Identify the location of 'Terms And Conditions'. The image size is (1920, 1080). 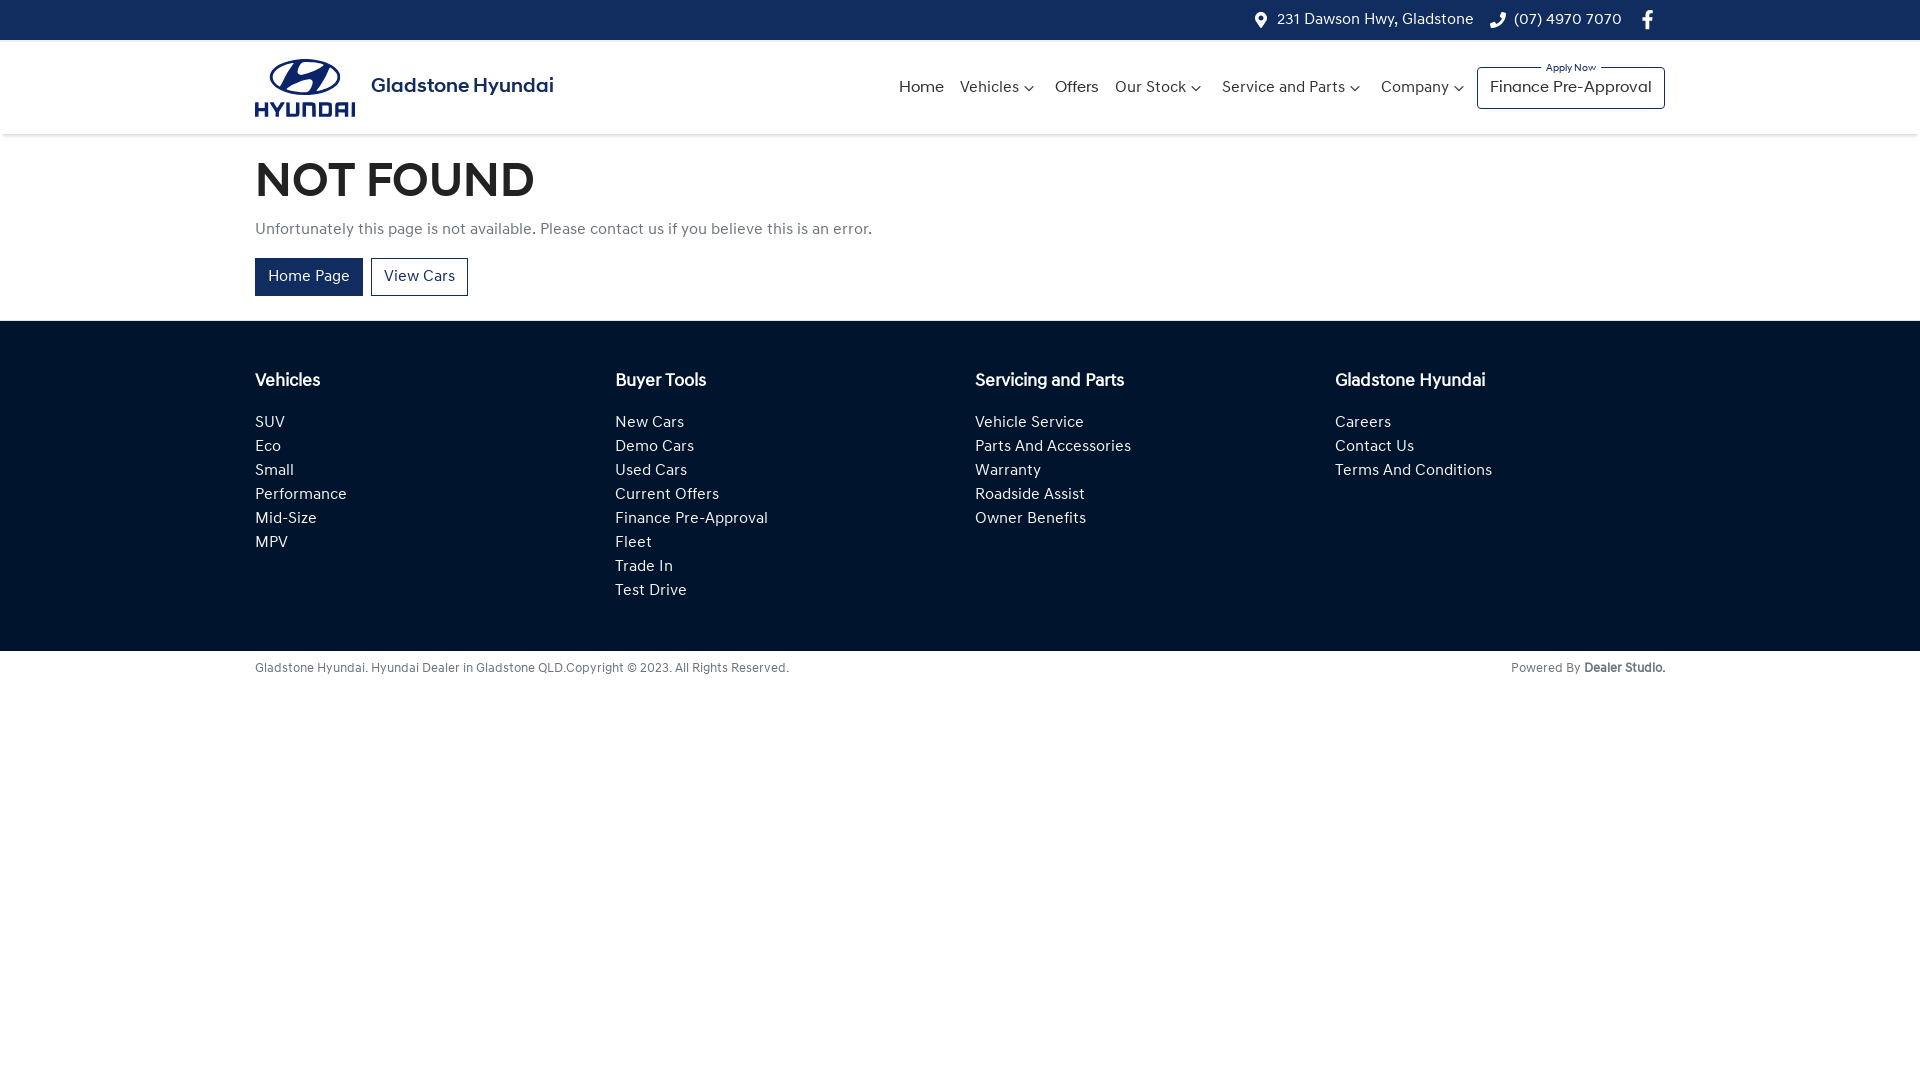
(1412, 470).